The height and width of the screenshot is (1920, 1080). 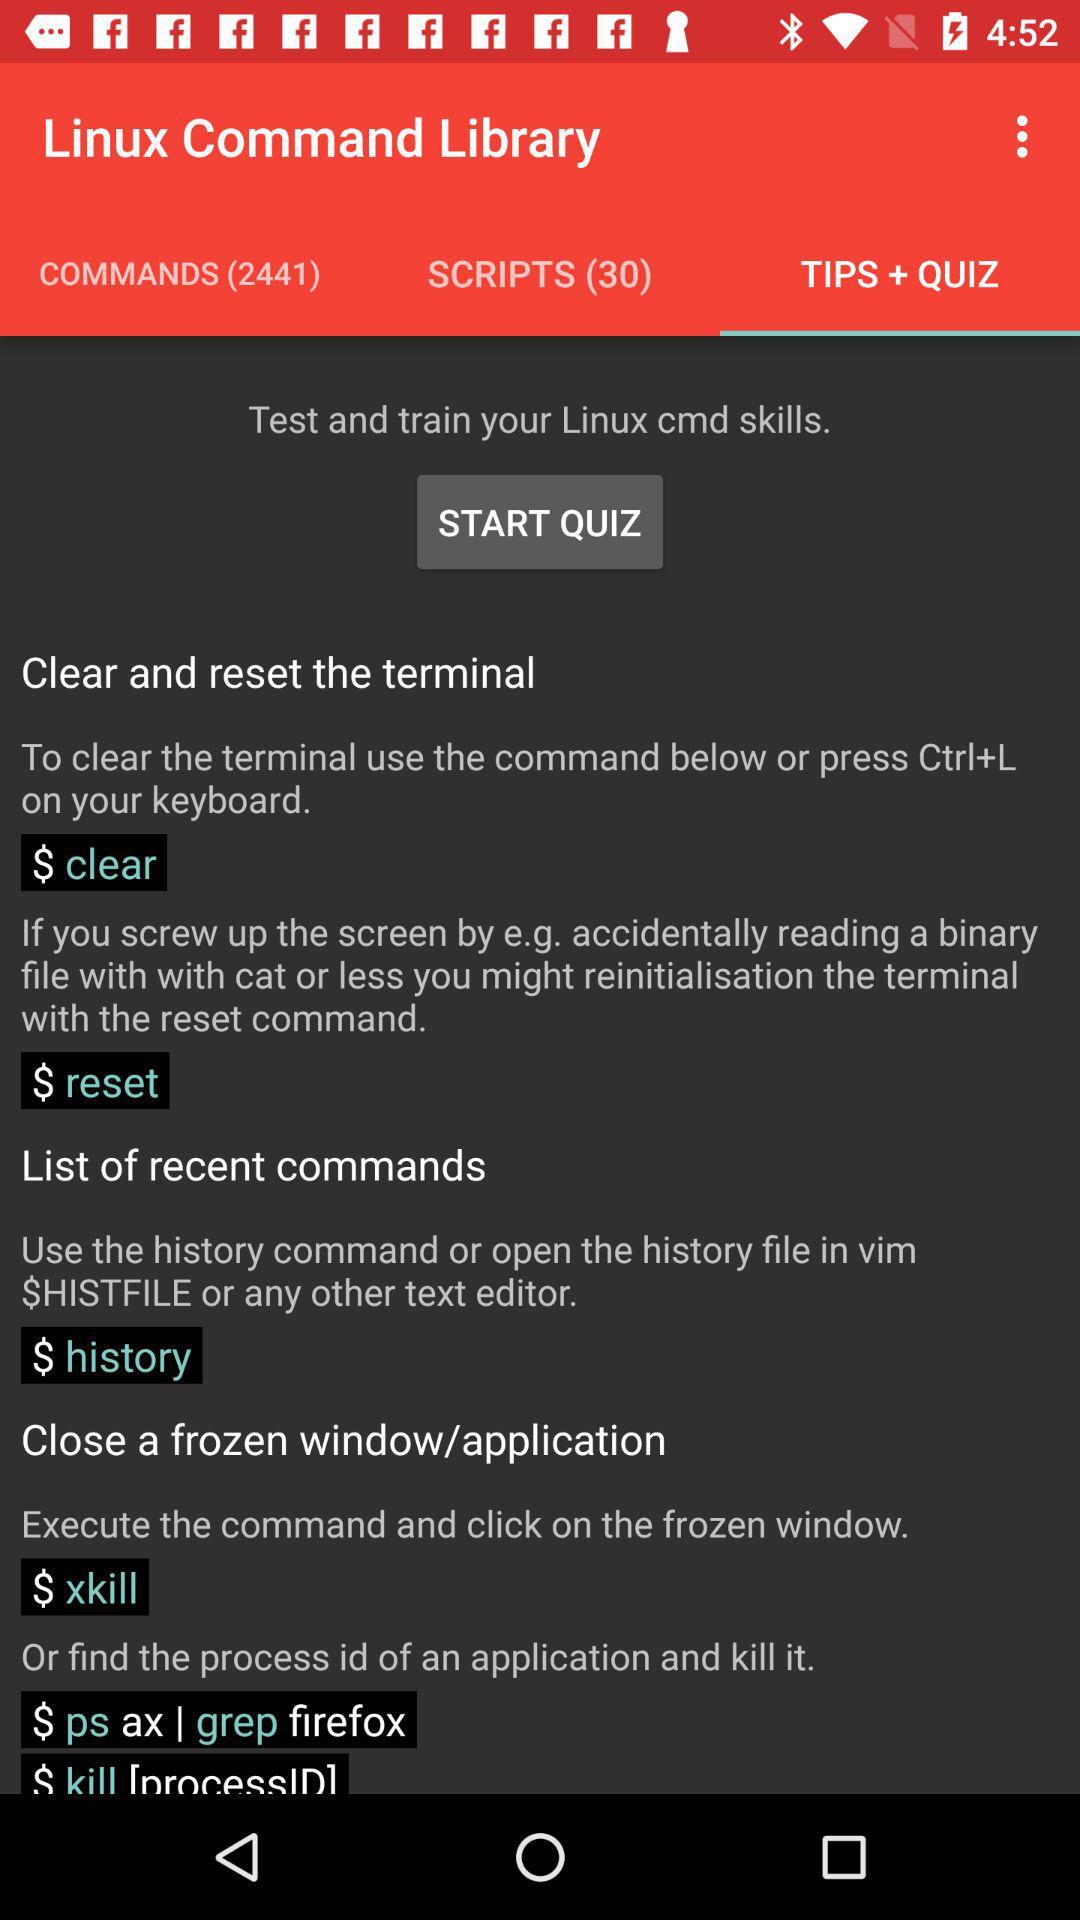 What do you see at coordinates (540, 522) in the screenshot?
I see `start quiz icon` at bounding box center [540, 522].